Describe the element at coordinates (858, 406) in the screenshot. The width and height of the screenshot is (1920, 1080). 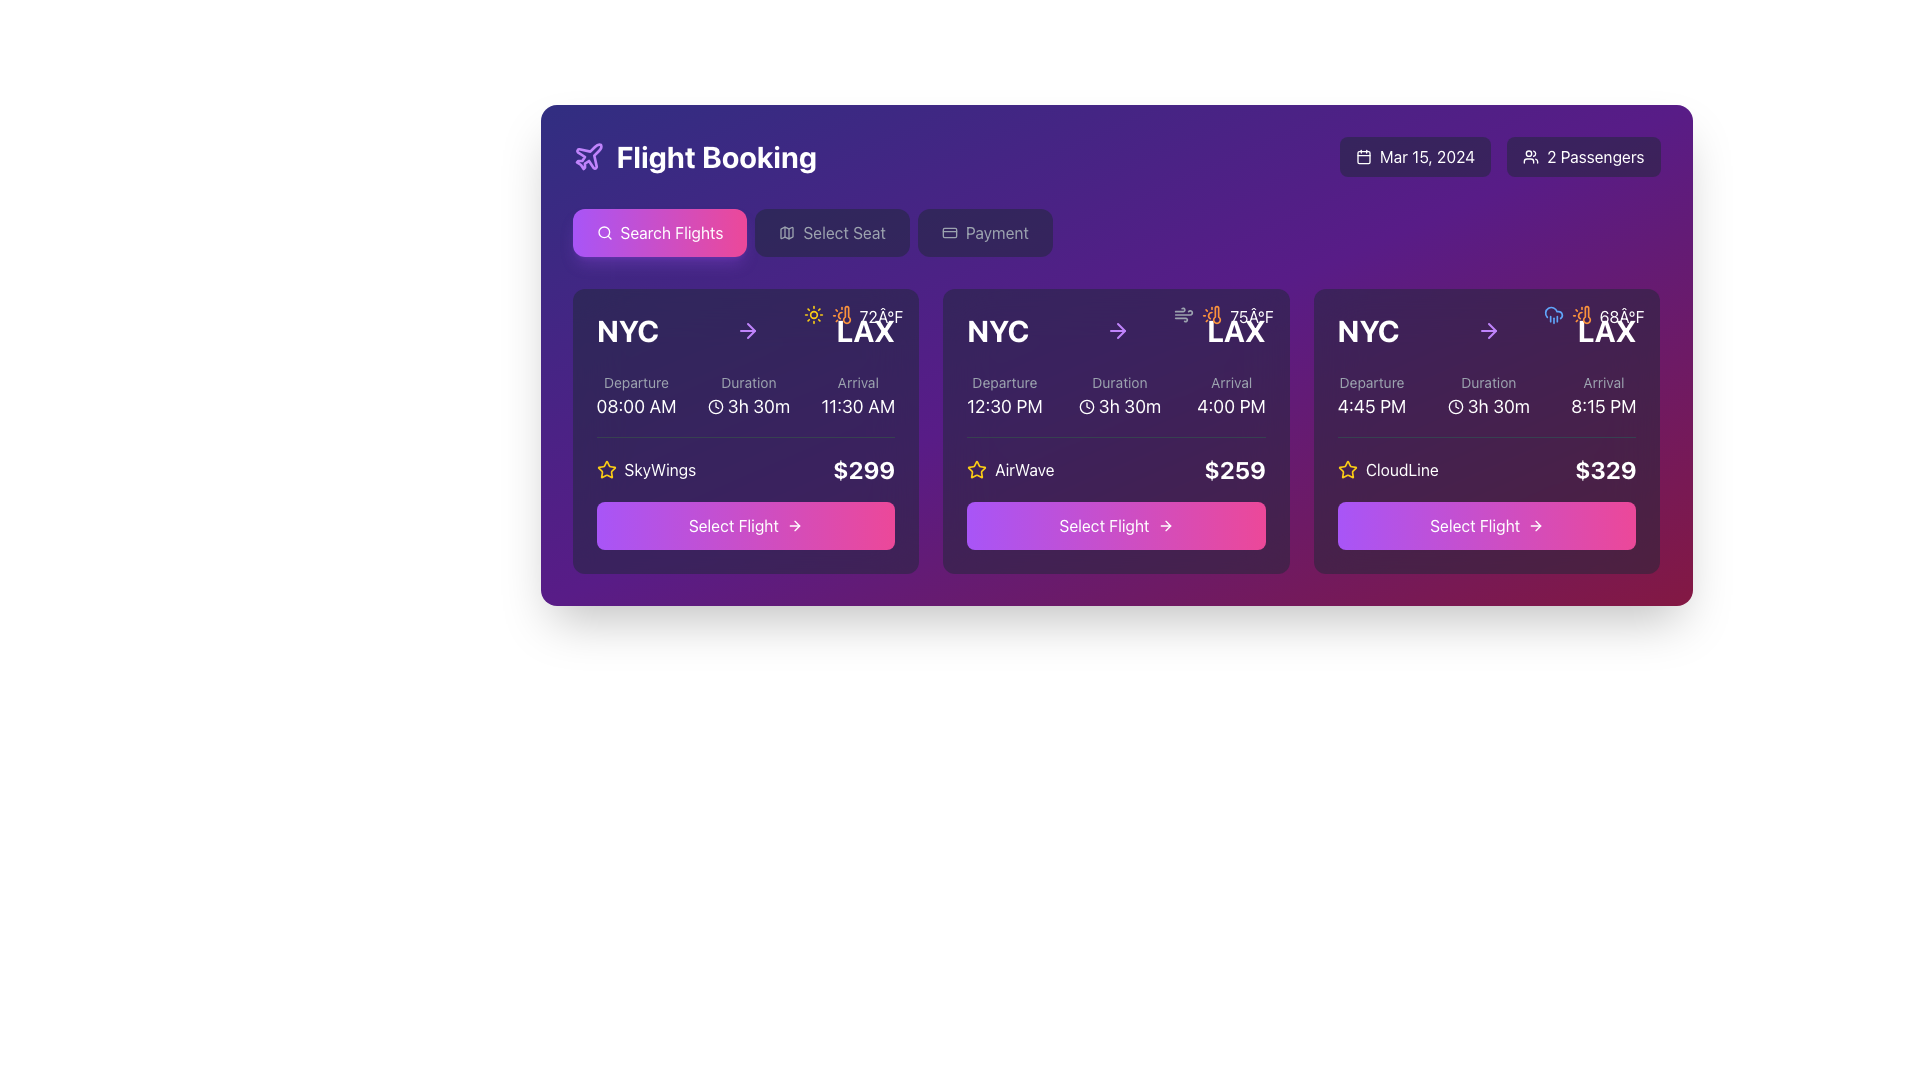
I see `the text label displaying '11:30 AM' in a white, bold font located beneath the 'Arrival' label in the first flight card` at that location.